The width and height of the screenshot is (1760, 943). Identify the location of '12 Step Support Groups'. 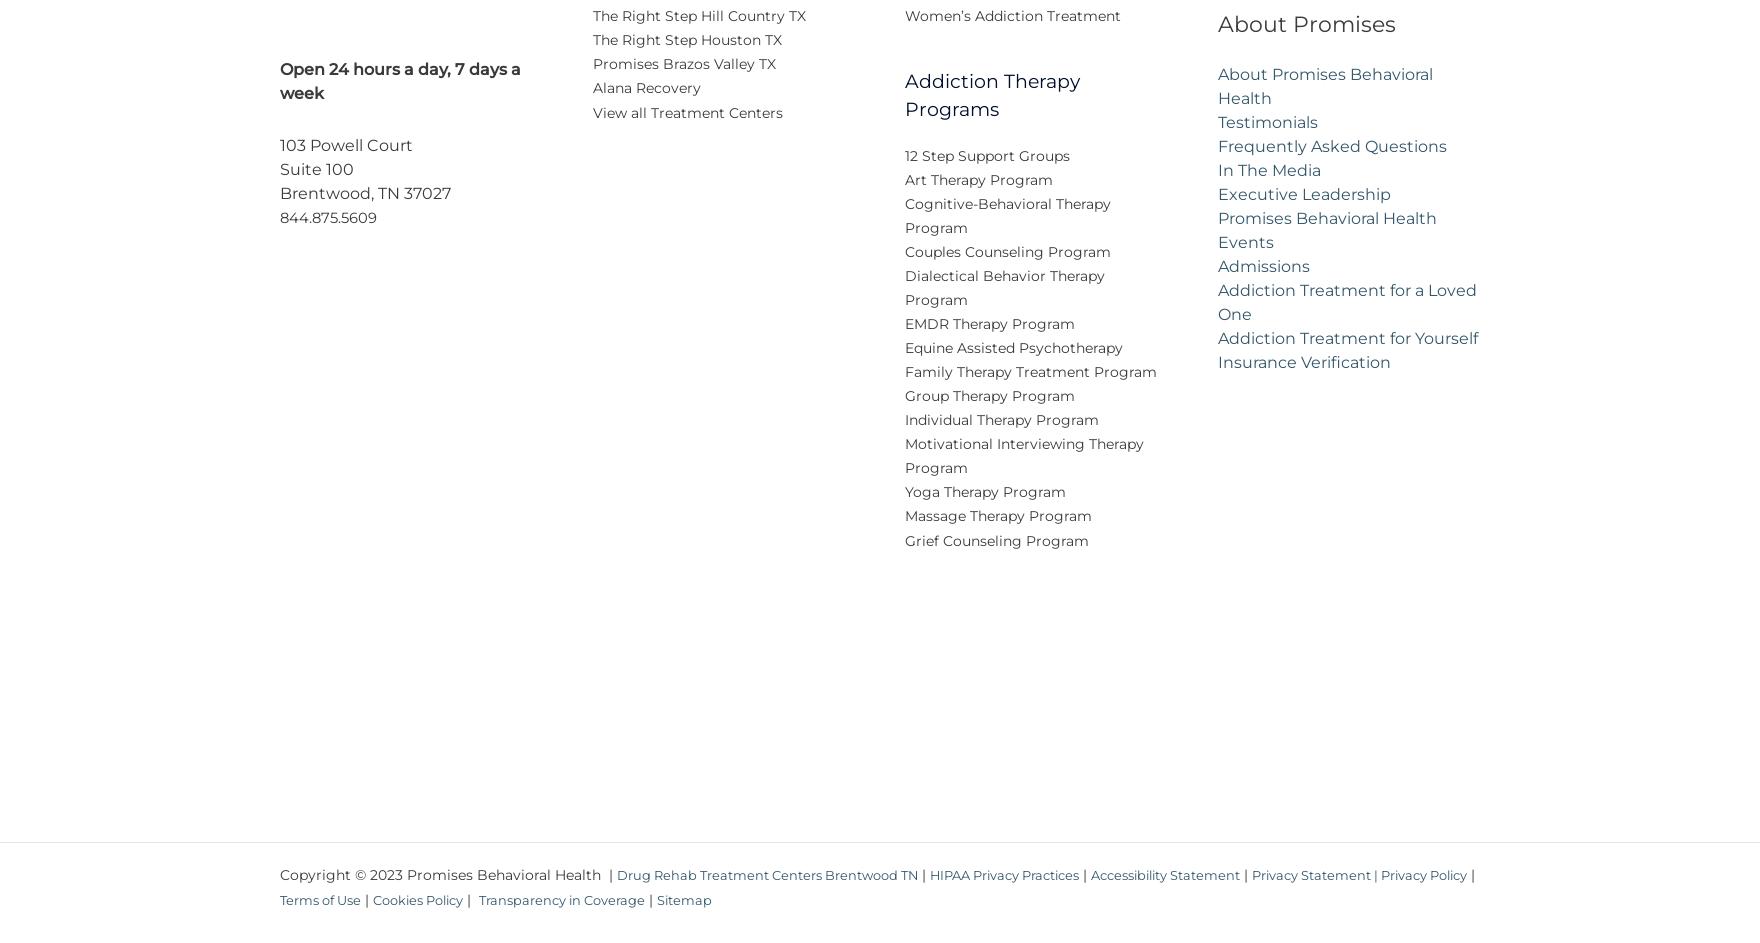
(987, 167).